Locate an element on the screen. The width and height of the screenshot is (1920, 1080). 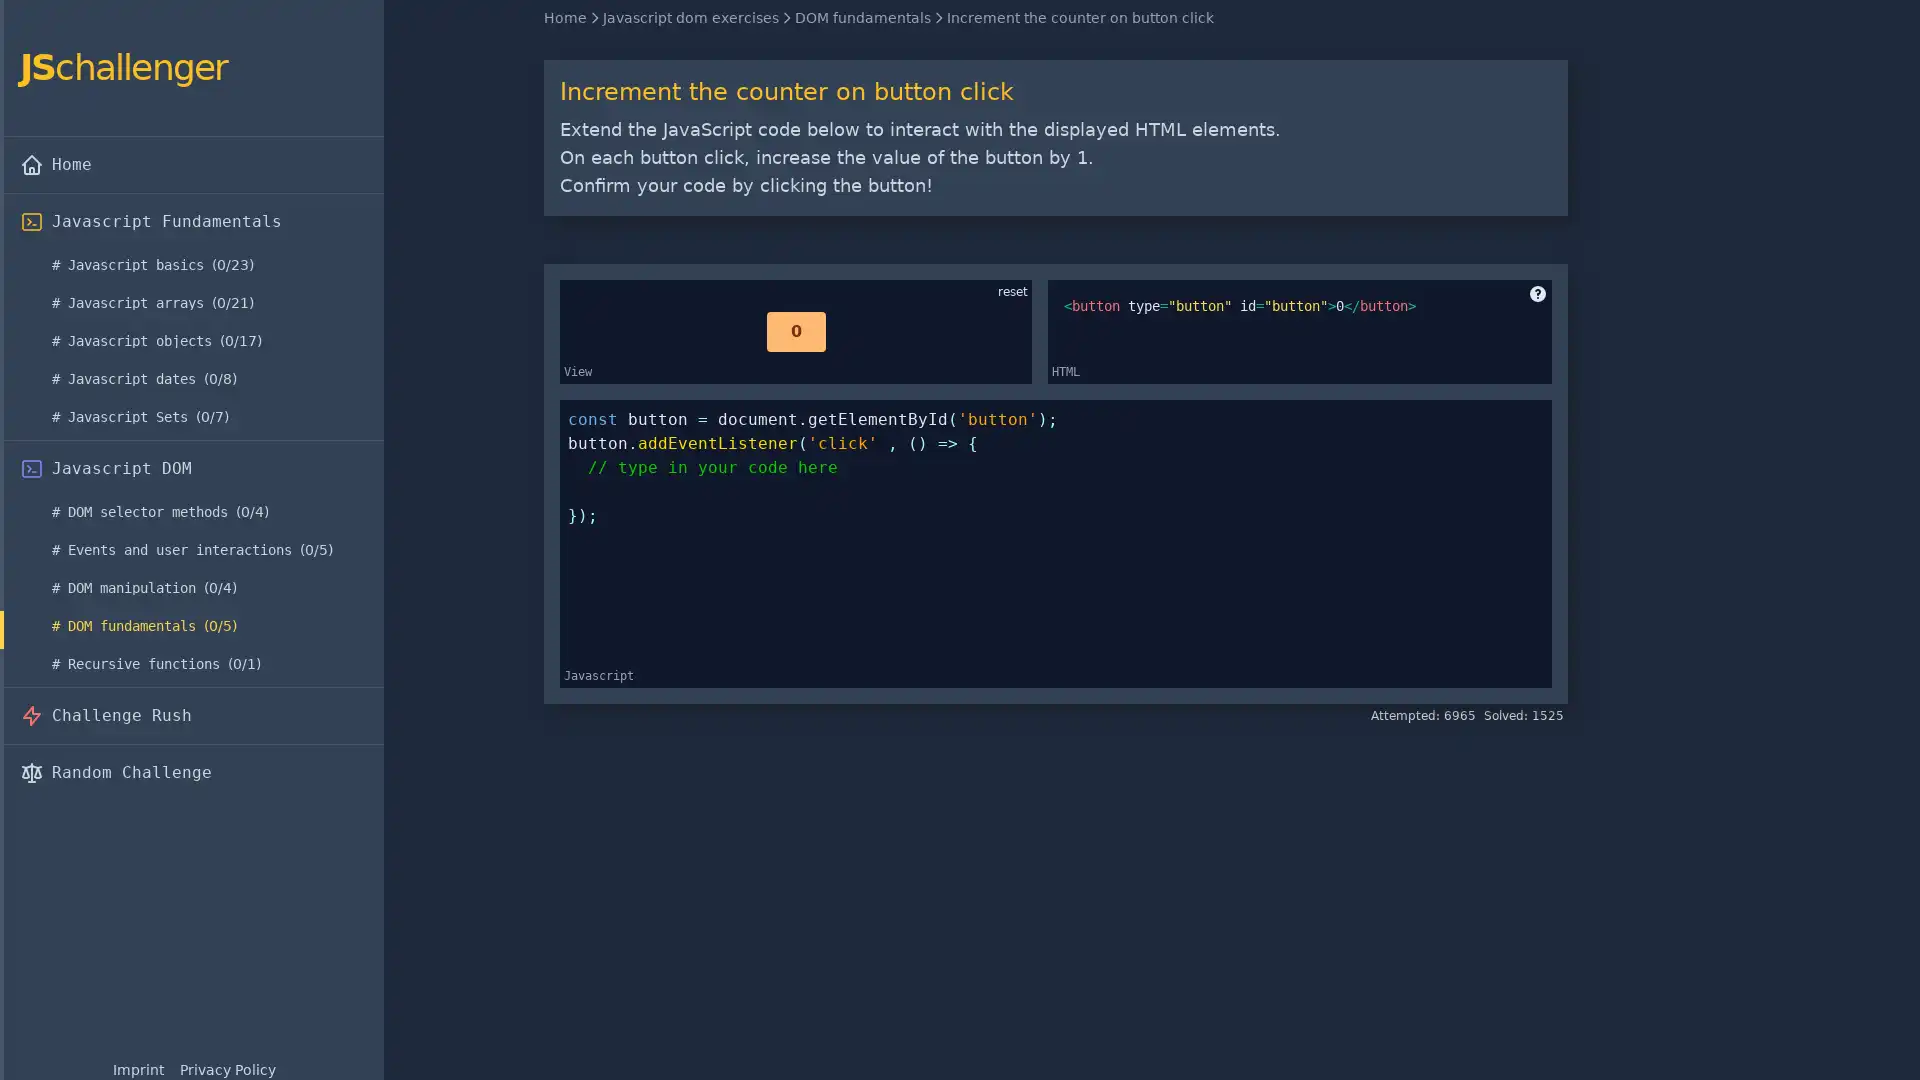
0 is located at coordinates (794, 330).